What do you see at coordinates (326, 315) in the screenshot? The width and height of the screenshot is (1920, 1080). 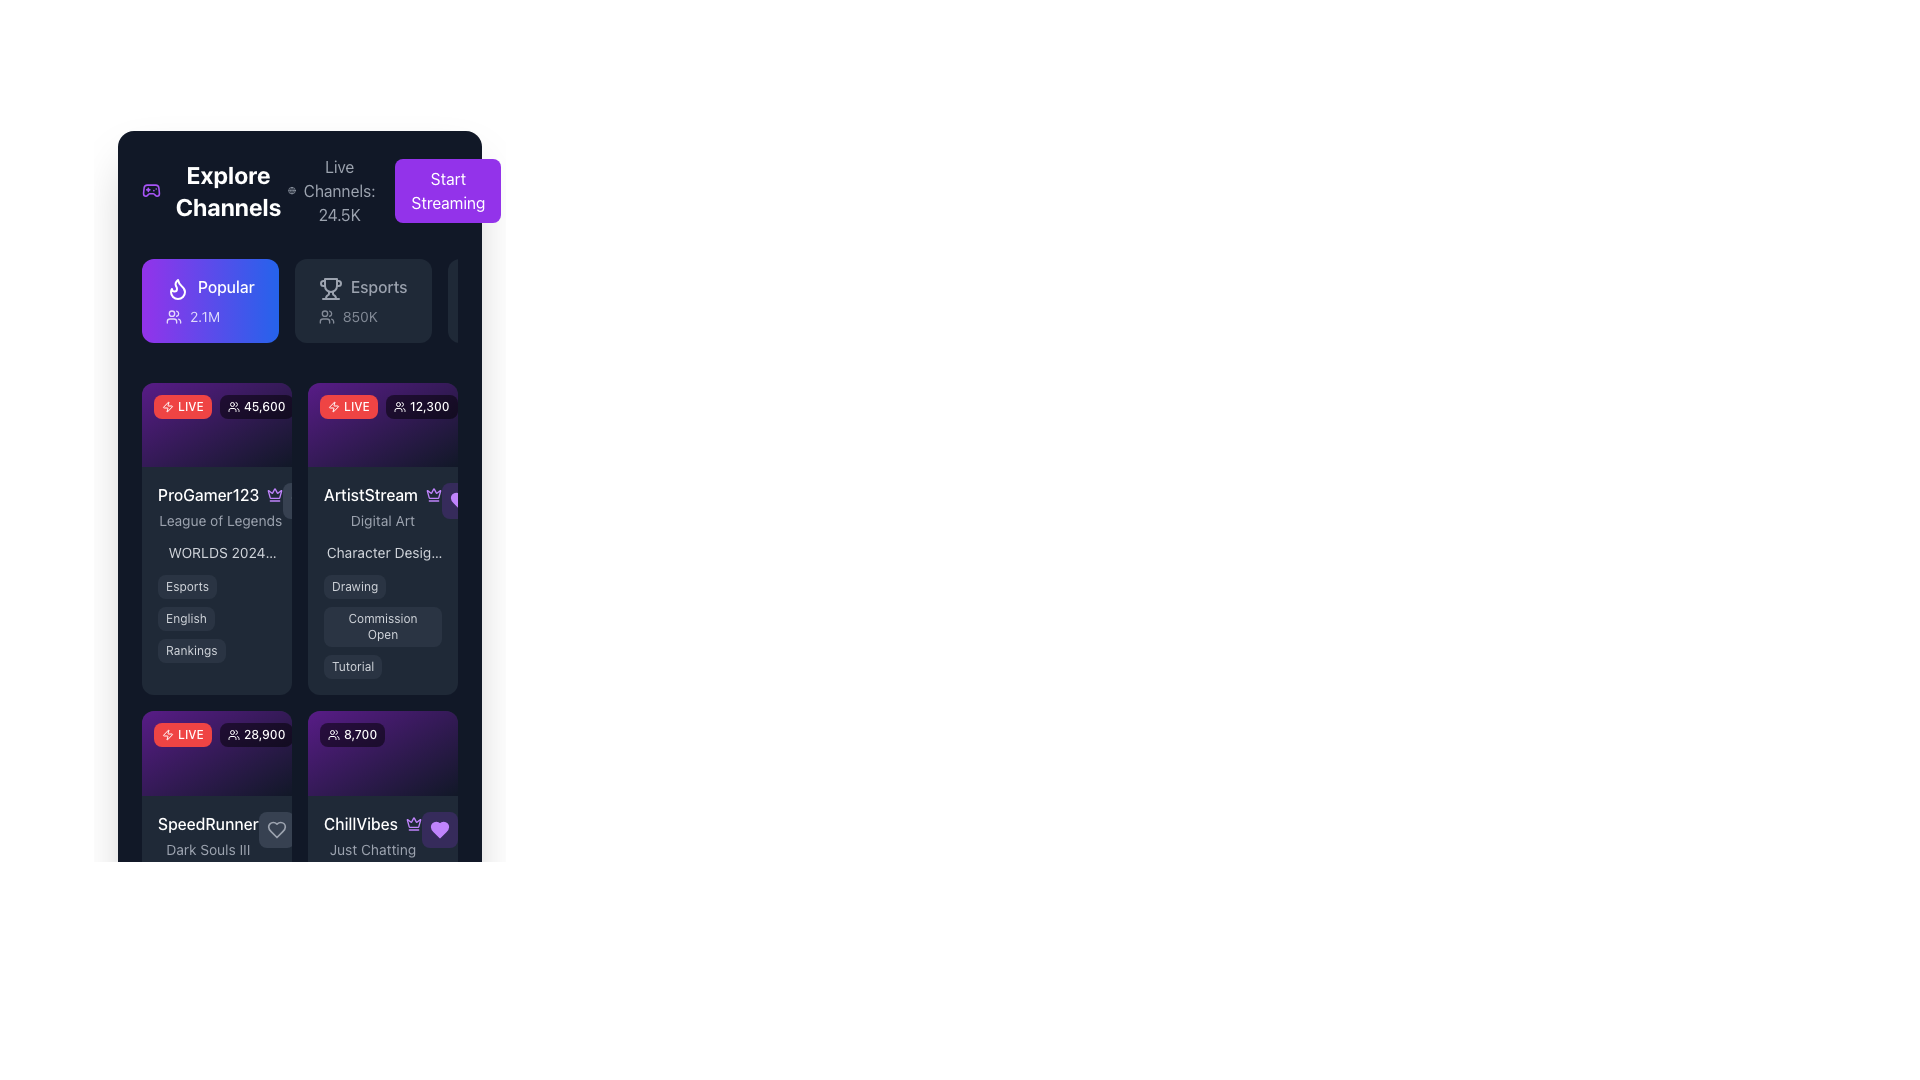 I see `the icon representing a group of people, which is styled in line art and located in the Esports section, second position among the category boxes` at bounding box center [326, 315].